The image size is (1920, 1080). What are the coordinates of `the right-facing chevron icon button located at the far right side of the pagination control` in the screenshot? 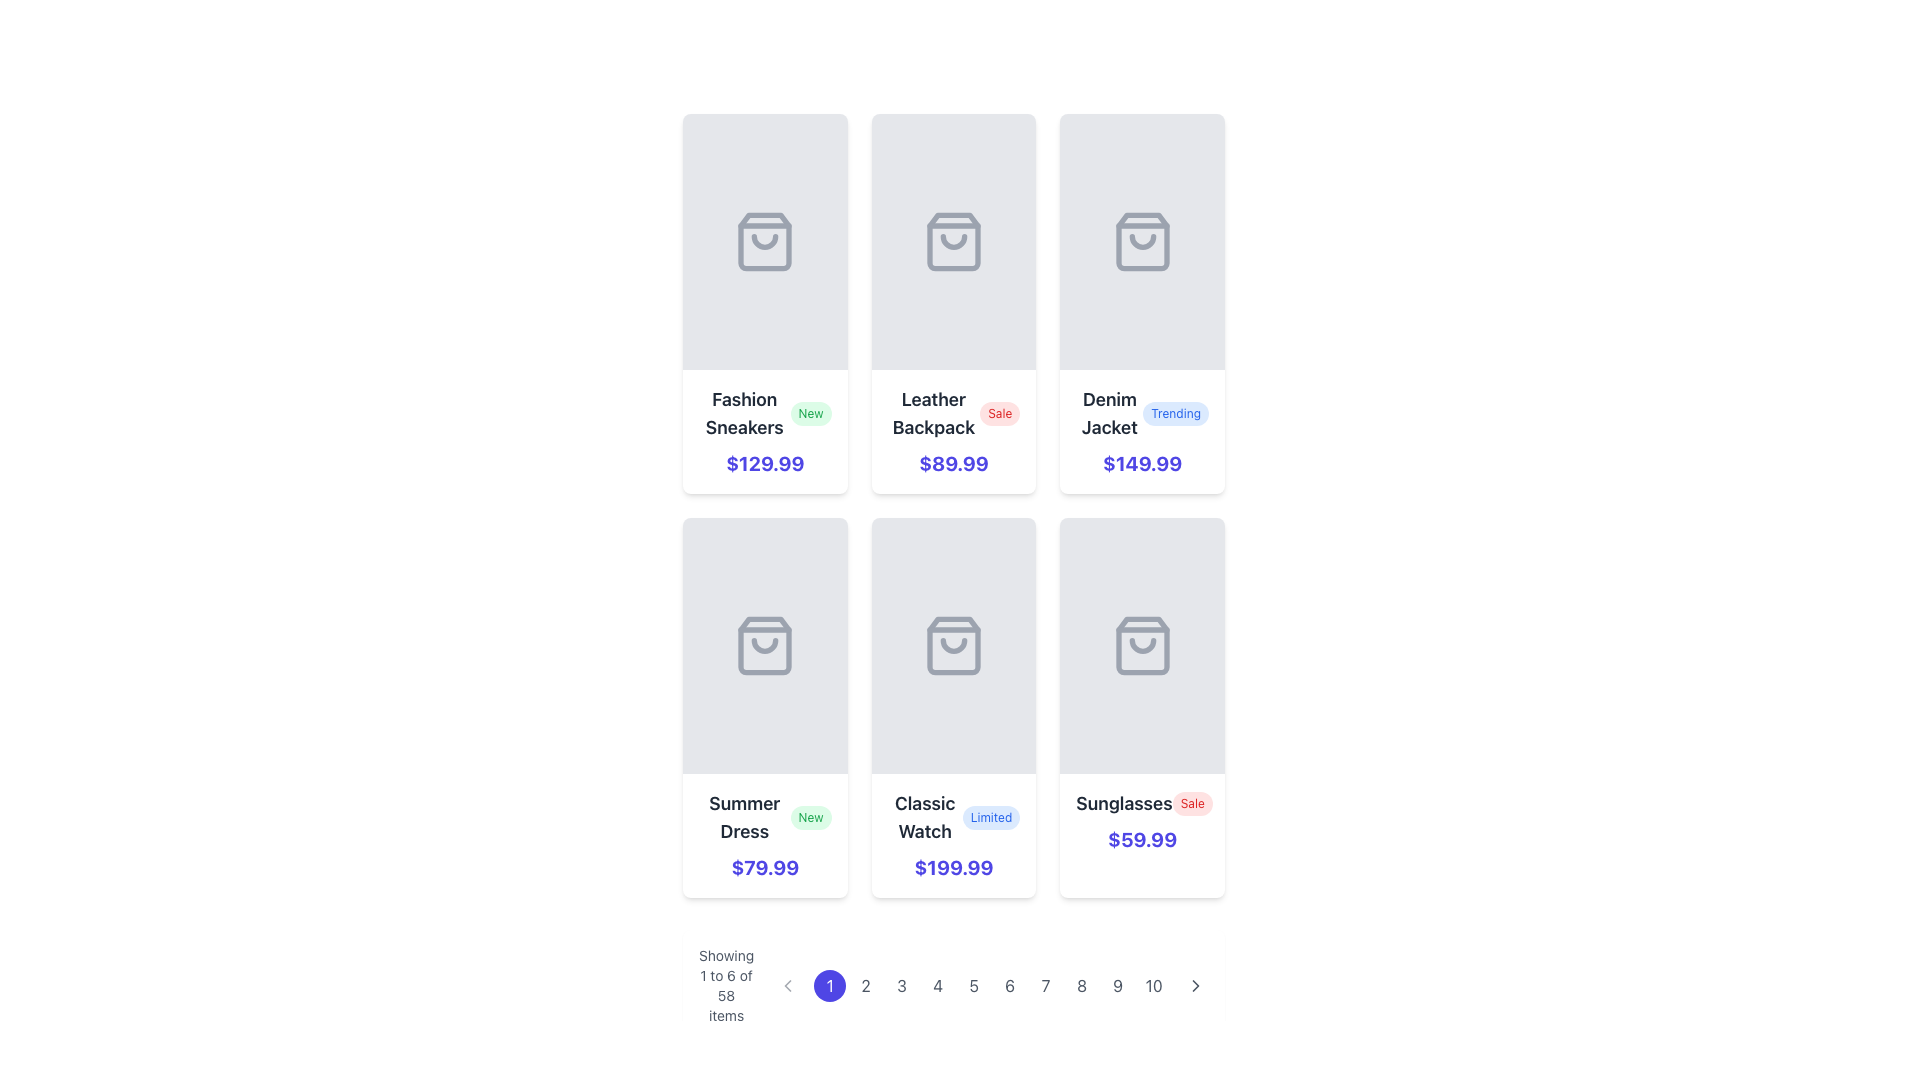 It's located at (1196, 985).